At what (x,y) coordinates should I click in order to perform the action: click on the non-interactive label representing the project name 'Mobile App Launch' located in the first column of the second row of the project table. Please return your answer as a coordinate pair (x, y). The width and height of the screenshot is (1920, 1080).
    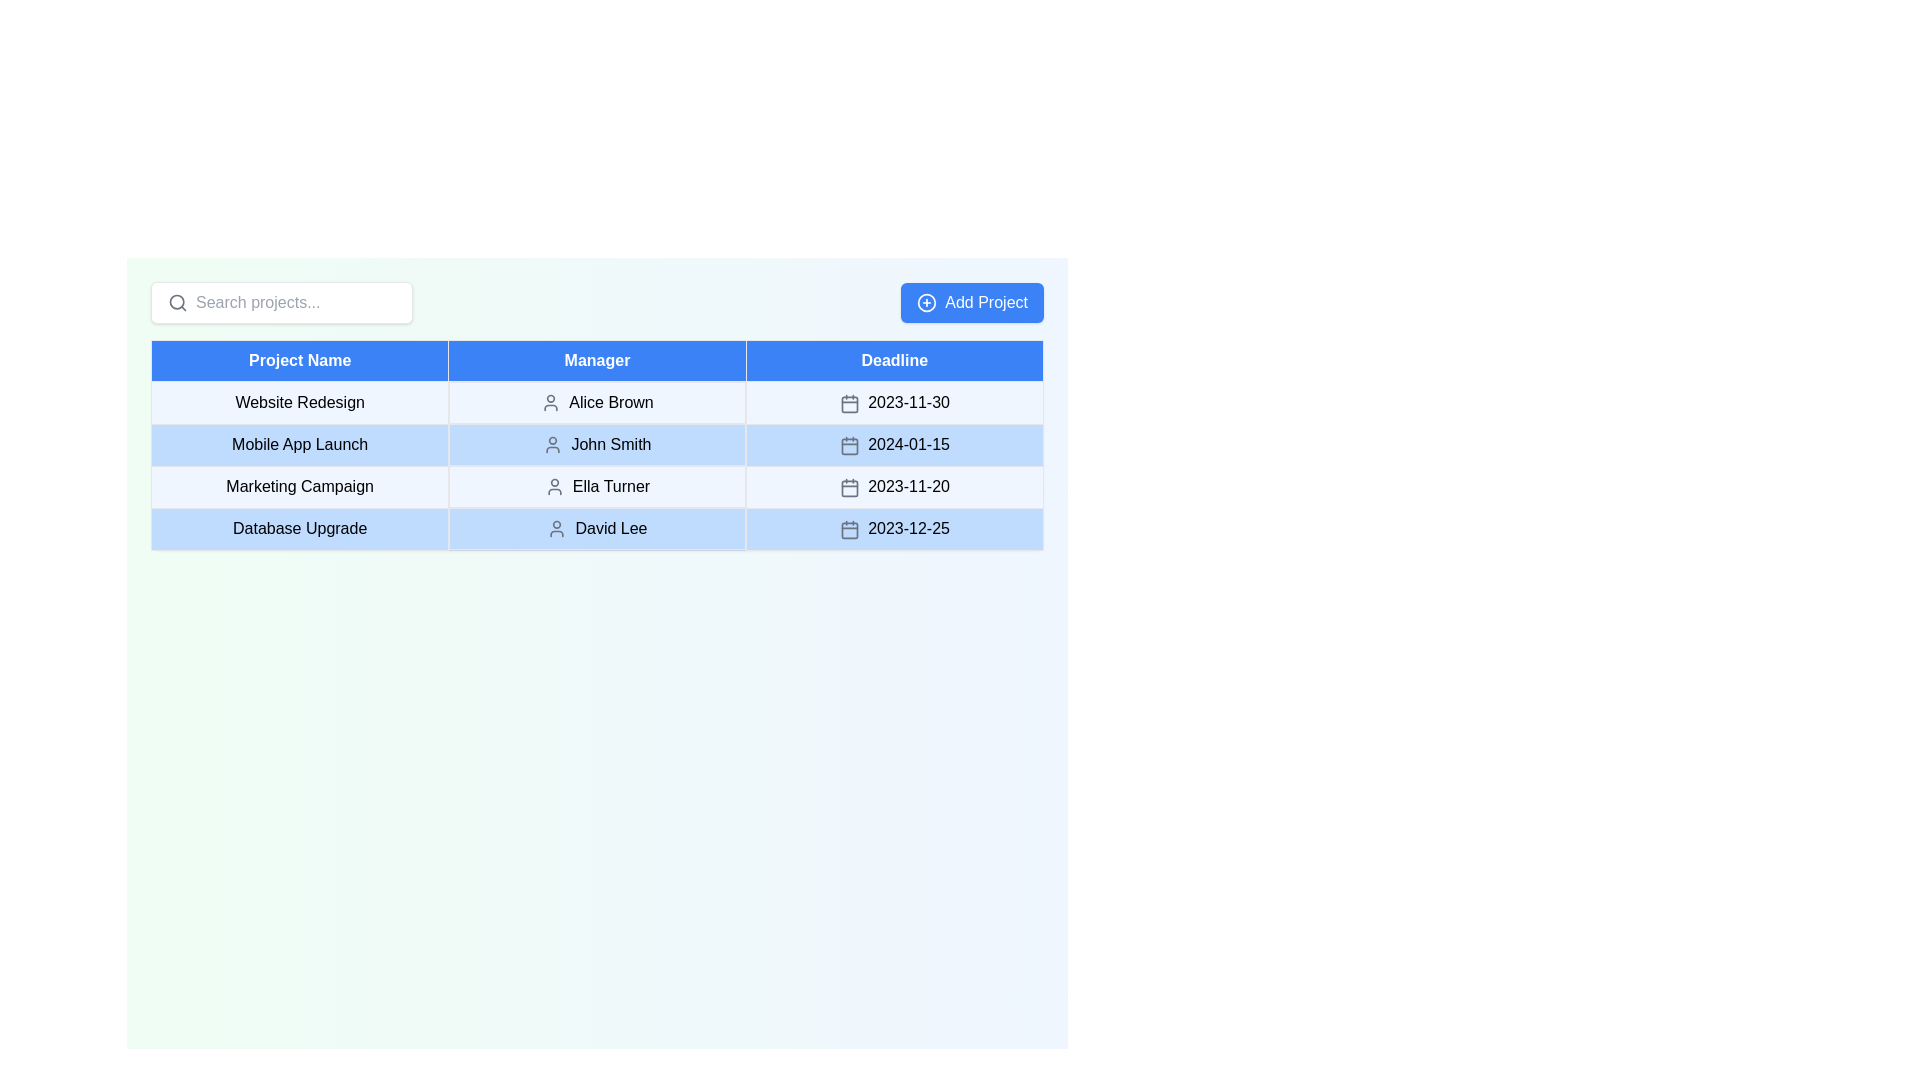
    Looking at the image, I should click on (299, 443).